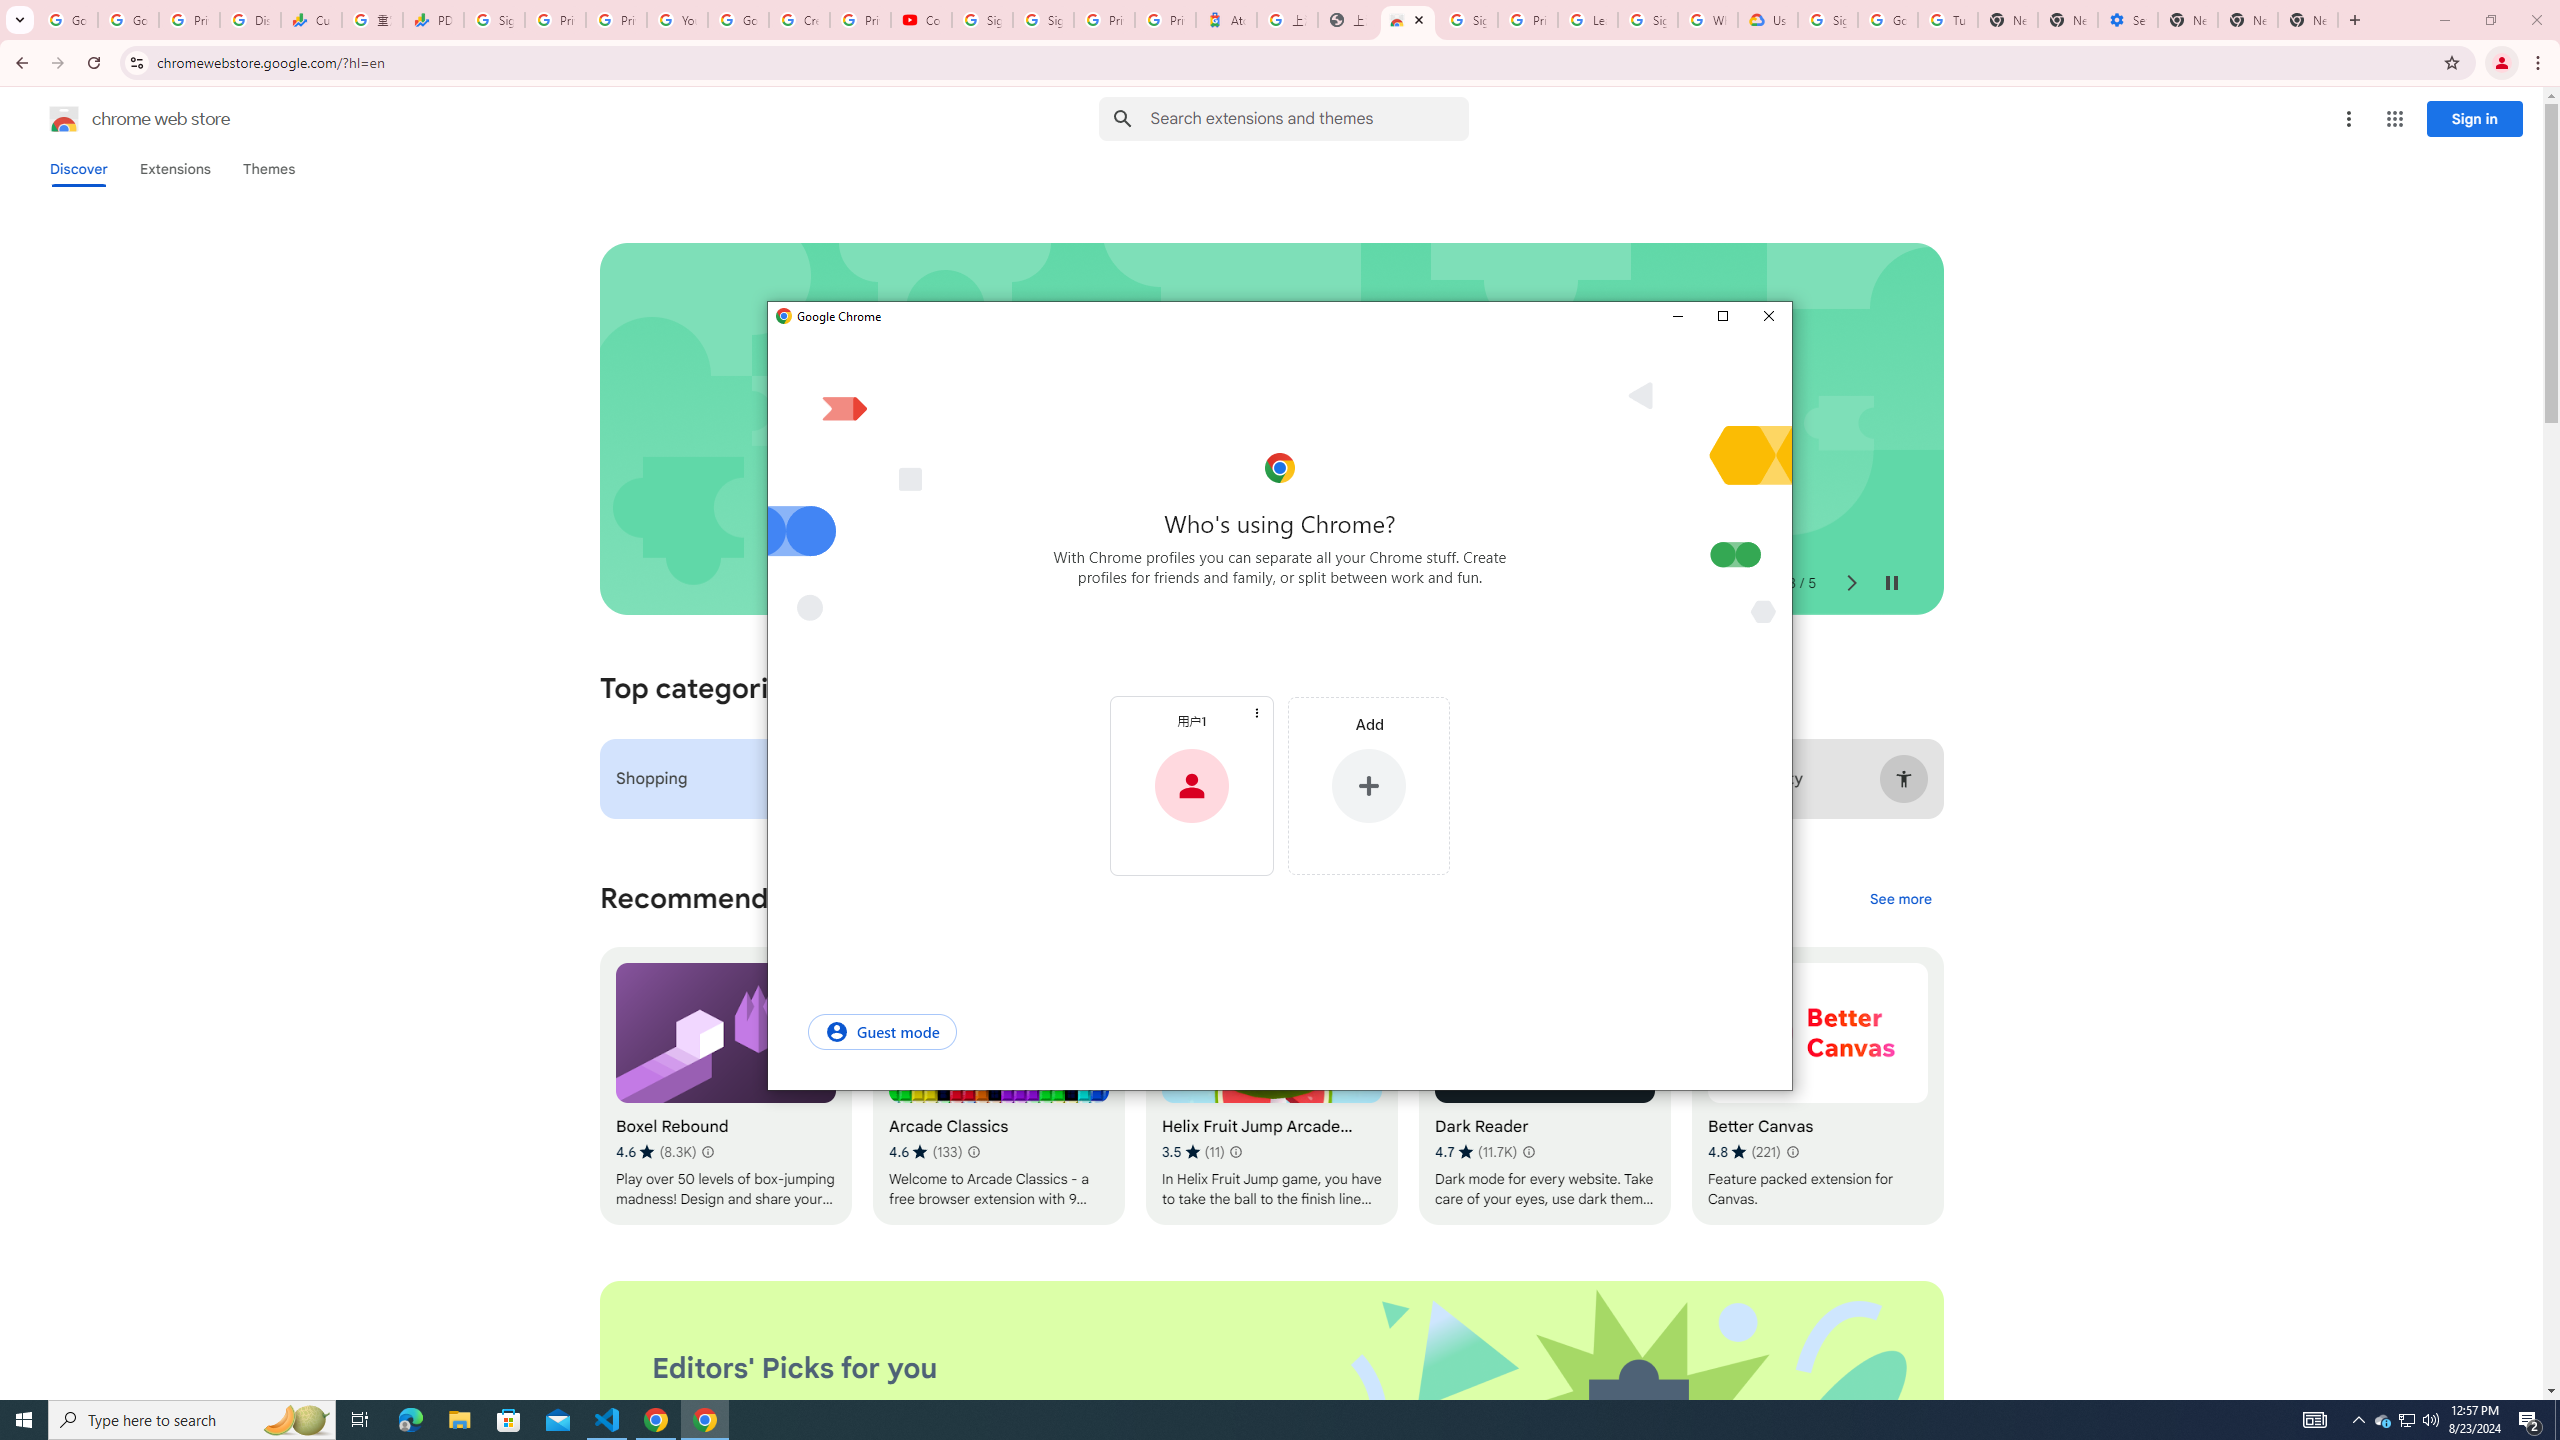 The height and width of the screenshot is (1440, 2560). What do you see at coordinates (921, 19) in the screenshot?
I see `'Content Creator Programs & Opportunities - YouTube Creators'` at bounding box center [921, 19].